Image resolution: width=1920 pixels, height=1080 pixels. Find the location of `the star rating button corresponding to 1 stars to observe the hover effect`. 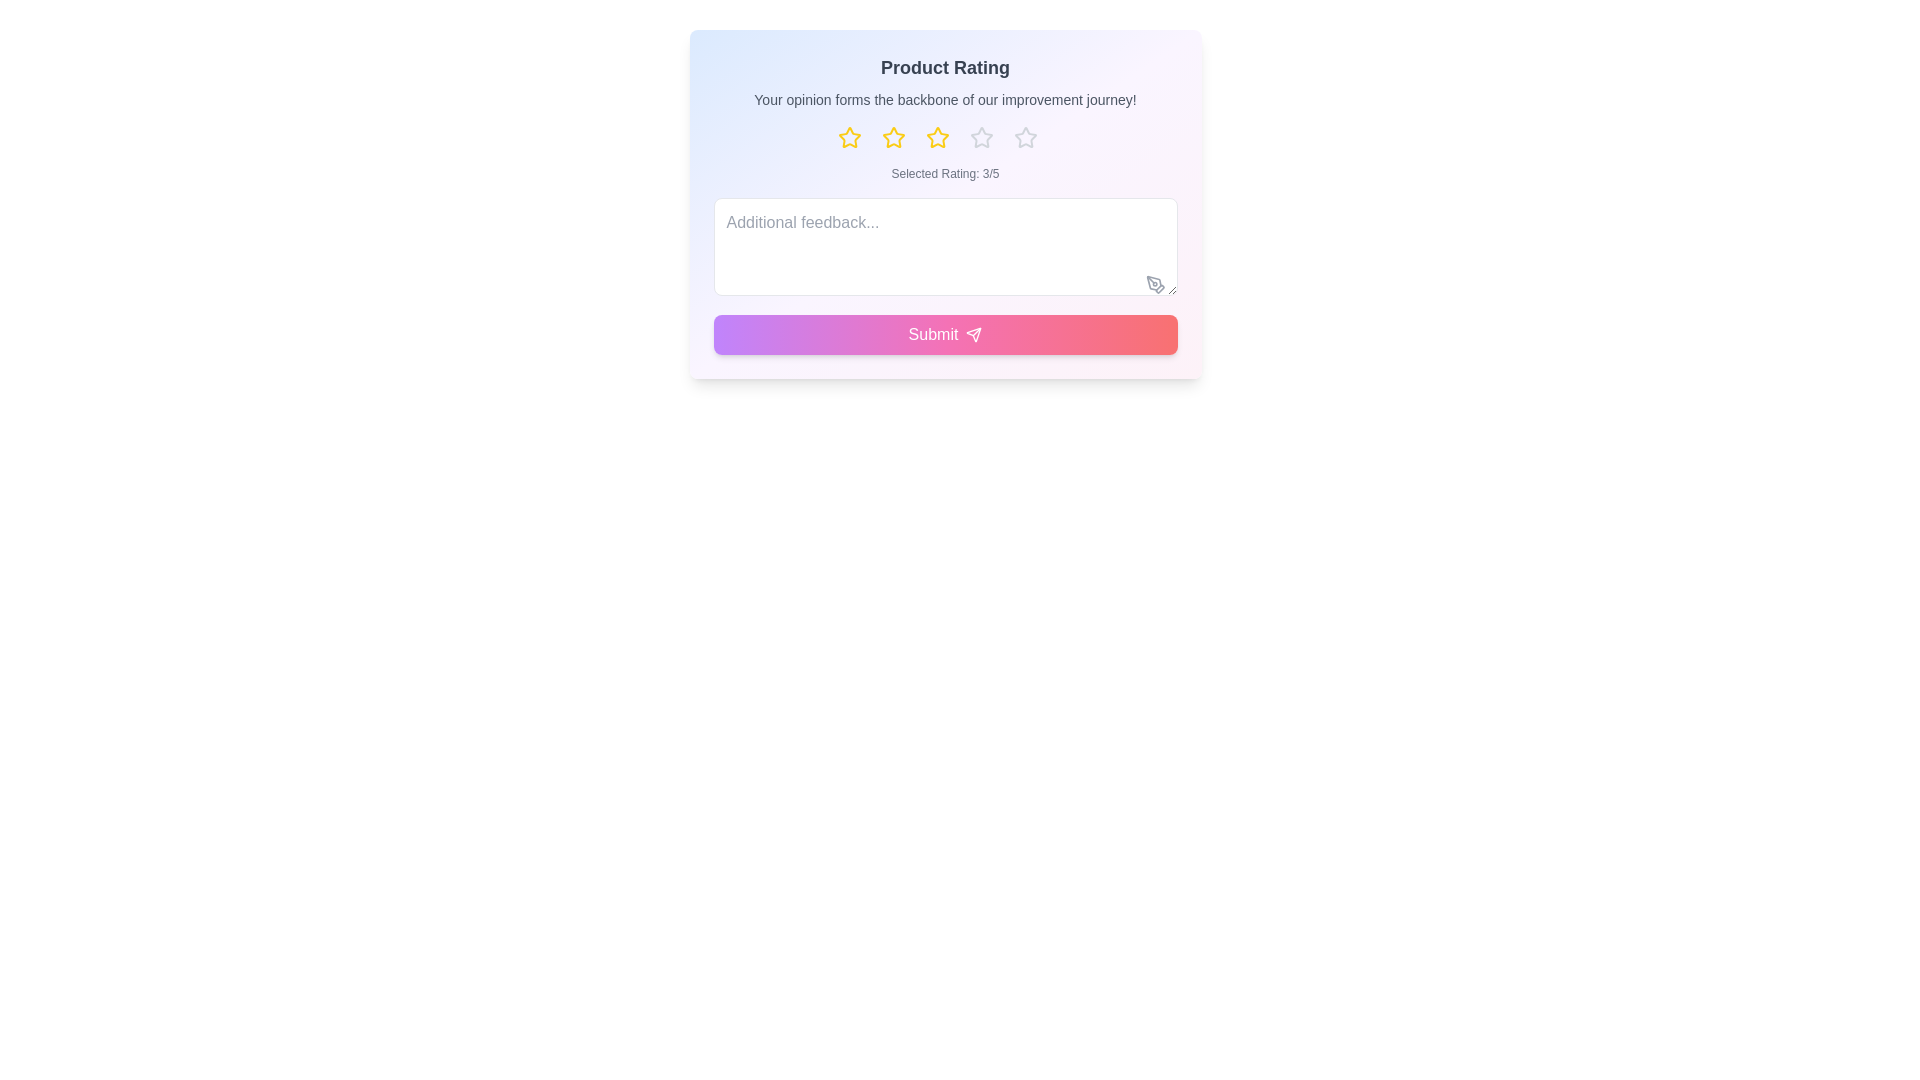

the star rating button corresponding to 1 stars to observe the hover effect is located at coordinates (857, 137).